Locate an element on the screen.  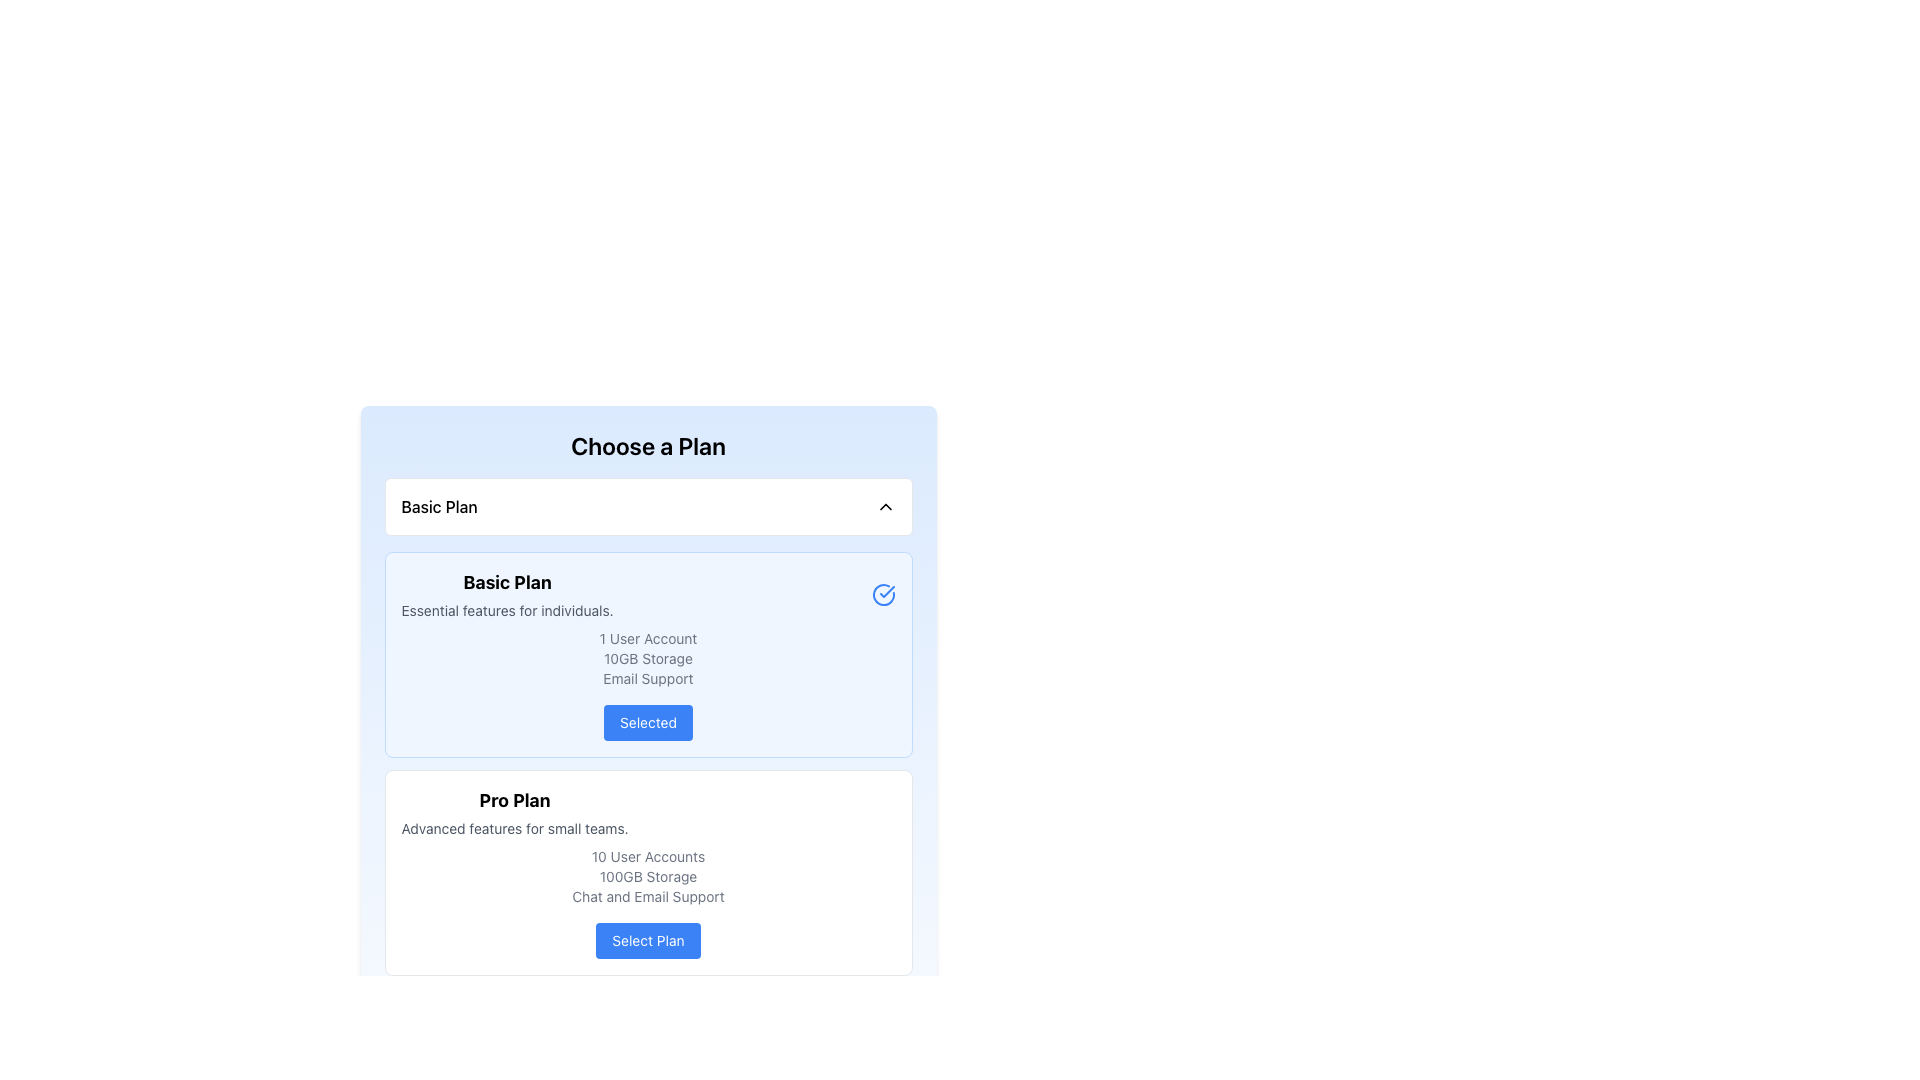
the static label displaying 'Chat and Email Support', which is the third item in the list under the 'Pro Plan' section, located below '100GB Storage' and above the 'Select Plan' button is located at coordinates (648, 896).